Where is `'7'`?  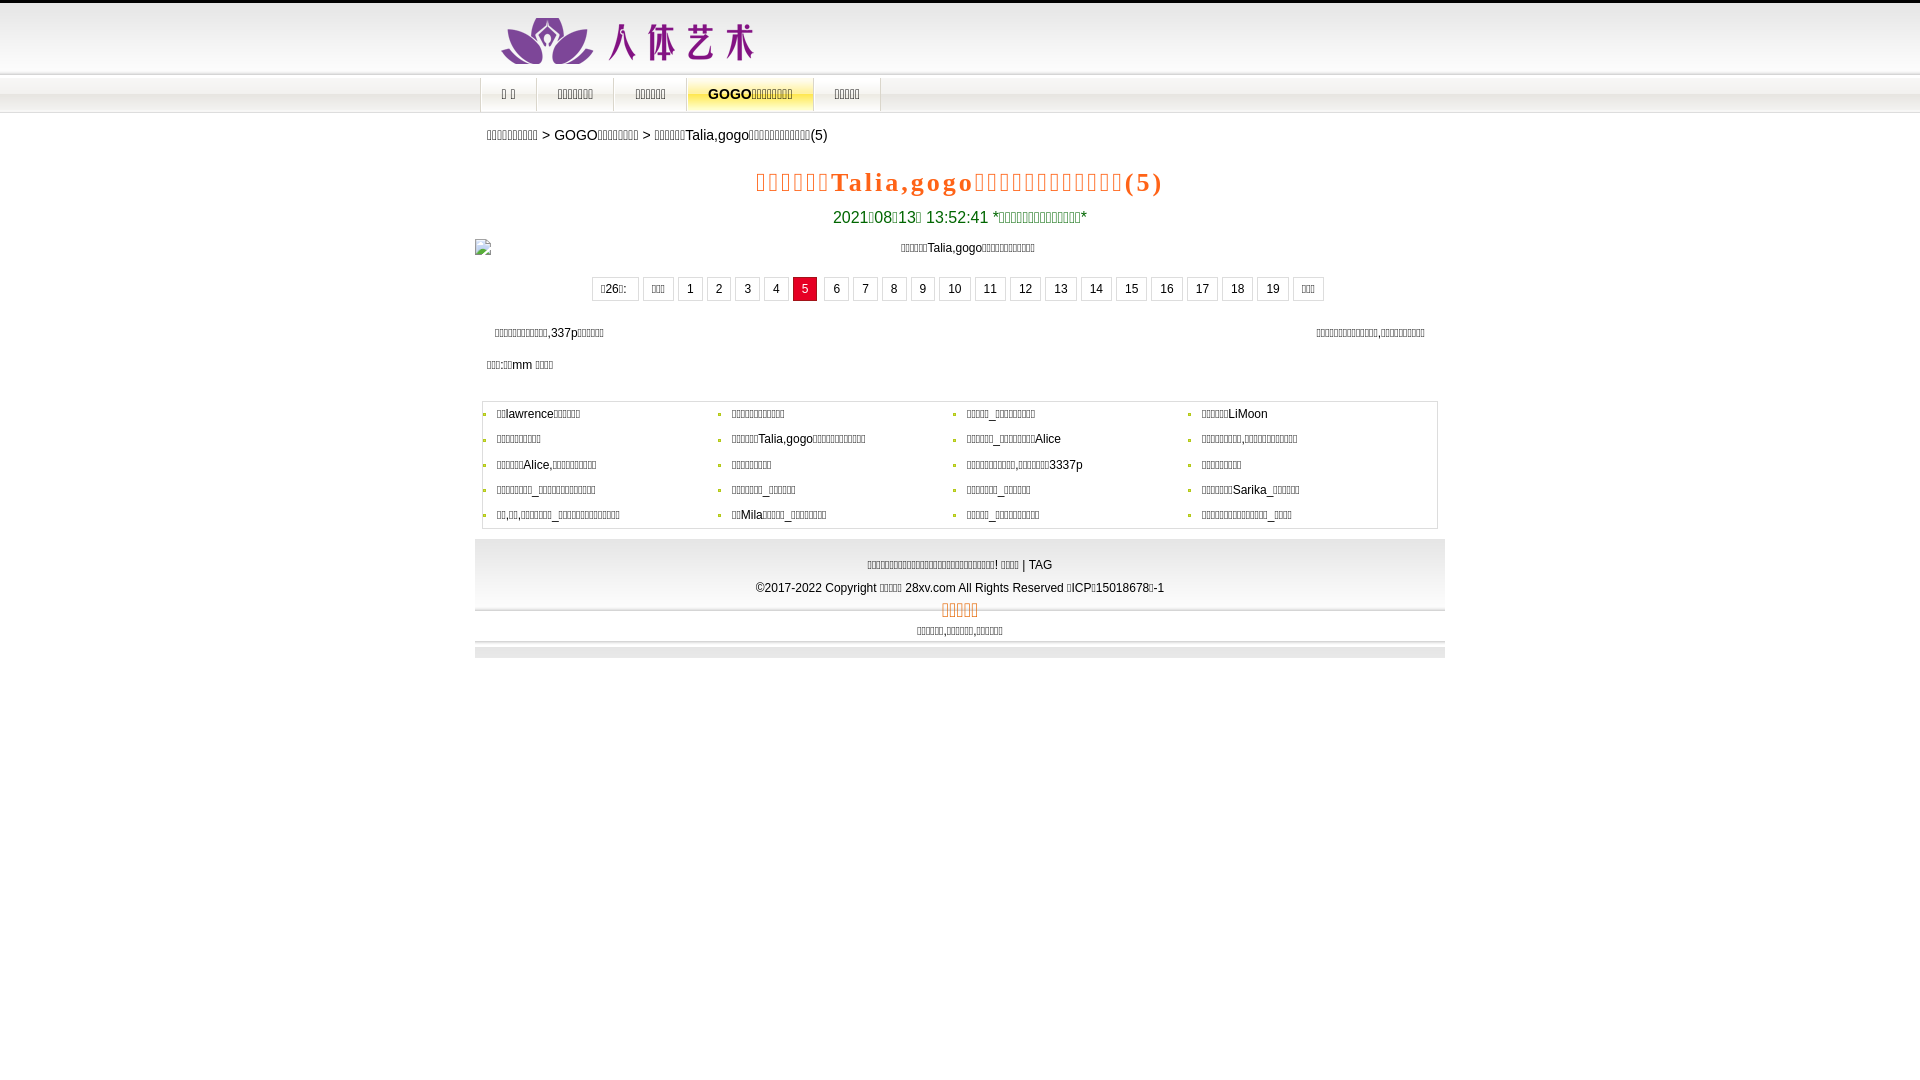 '7' is located at coordinates (865, 289).